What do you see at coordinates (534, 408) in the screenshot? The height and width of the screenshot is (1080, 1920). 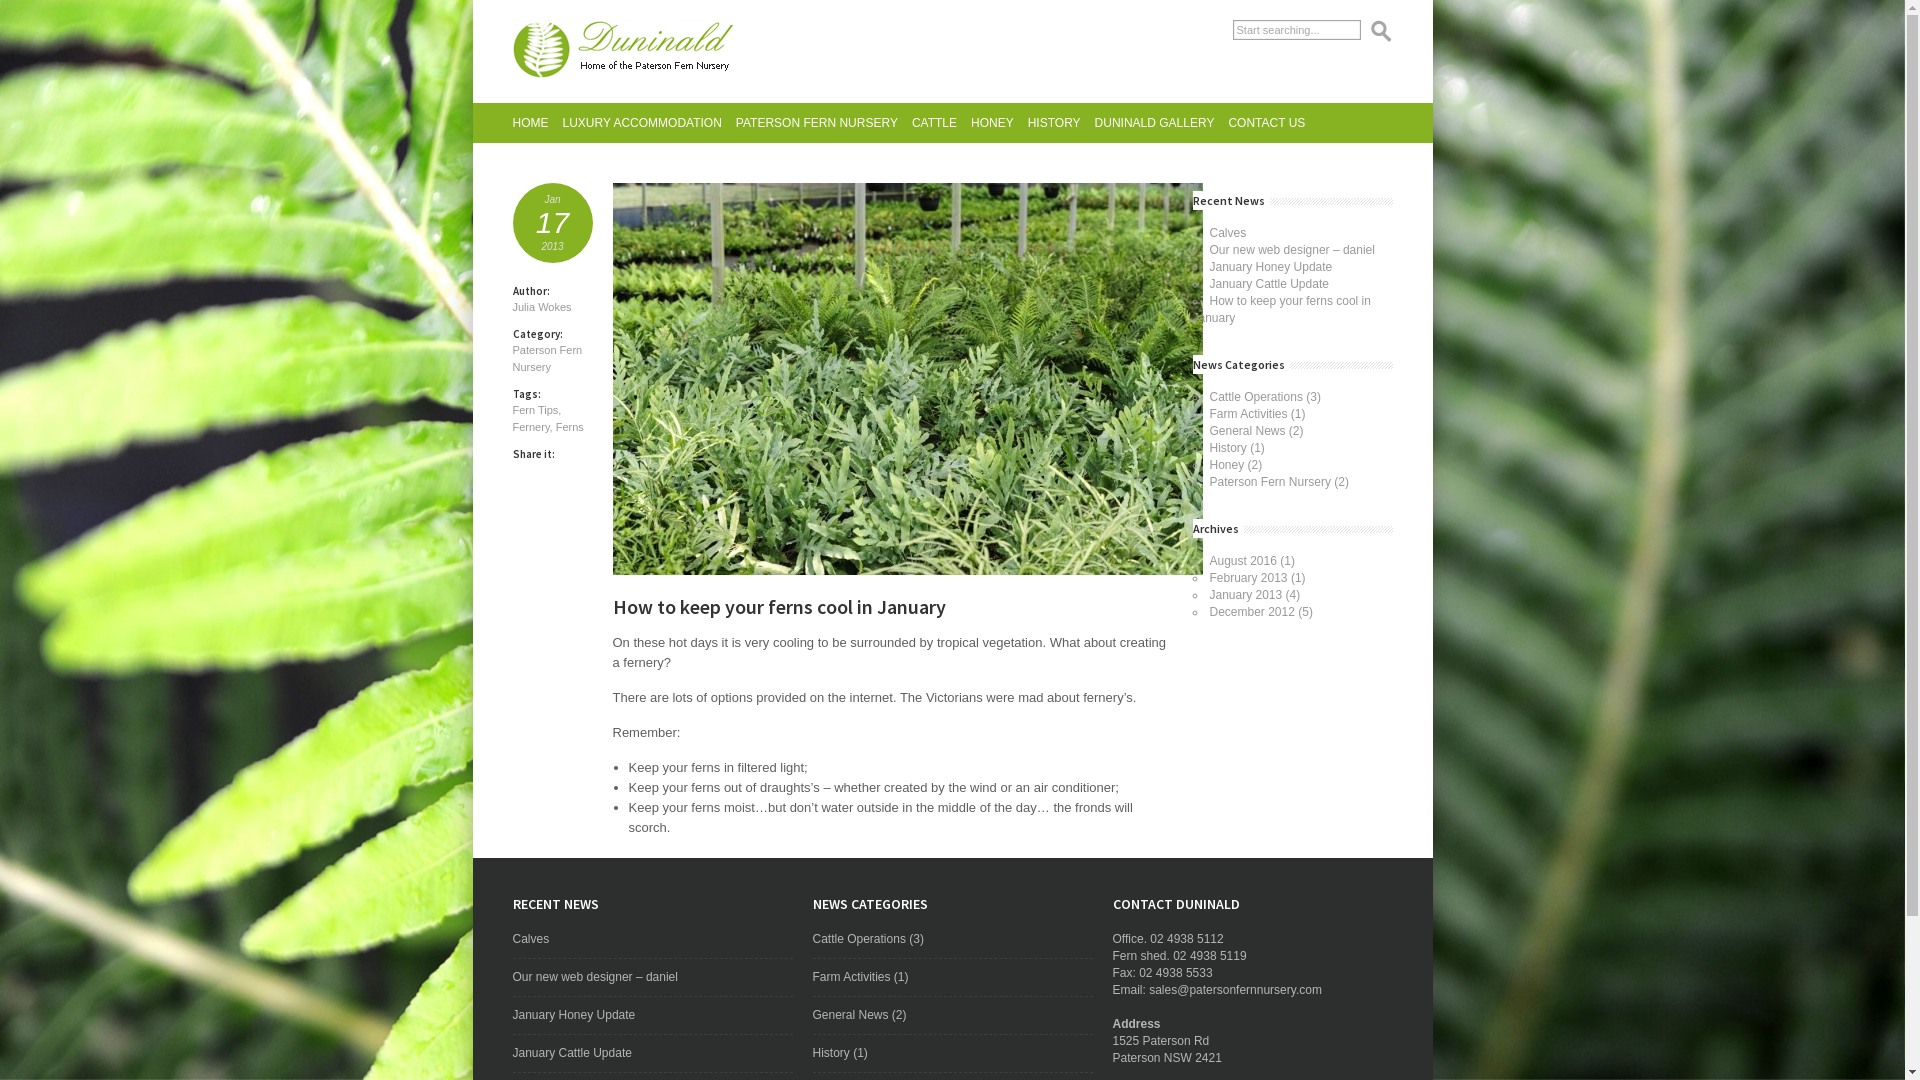 I see `'Fern Tips'` at bounding box center [534, 408].